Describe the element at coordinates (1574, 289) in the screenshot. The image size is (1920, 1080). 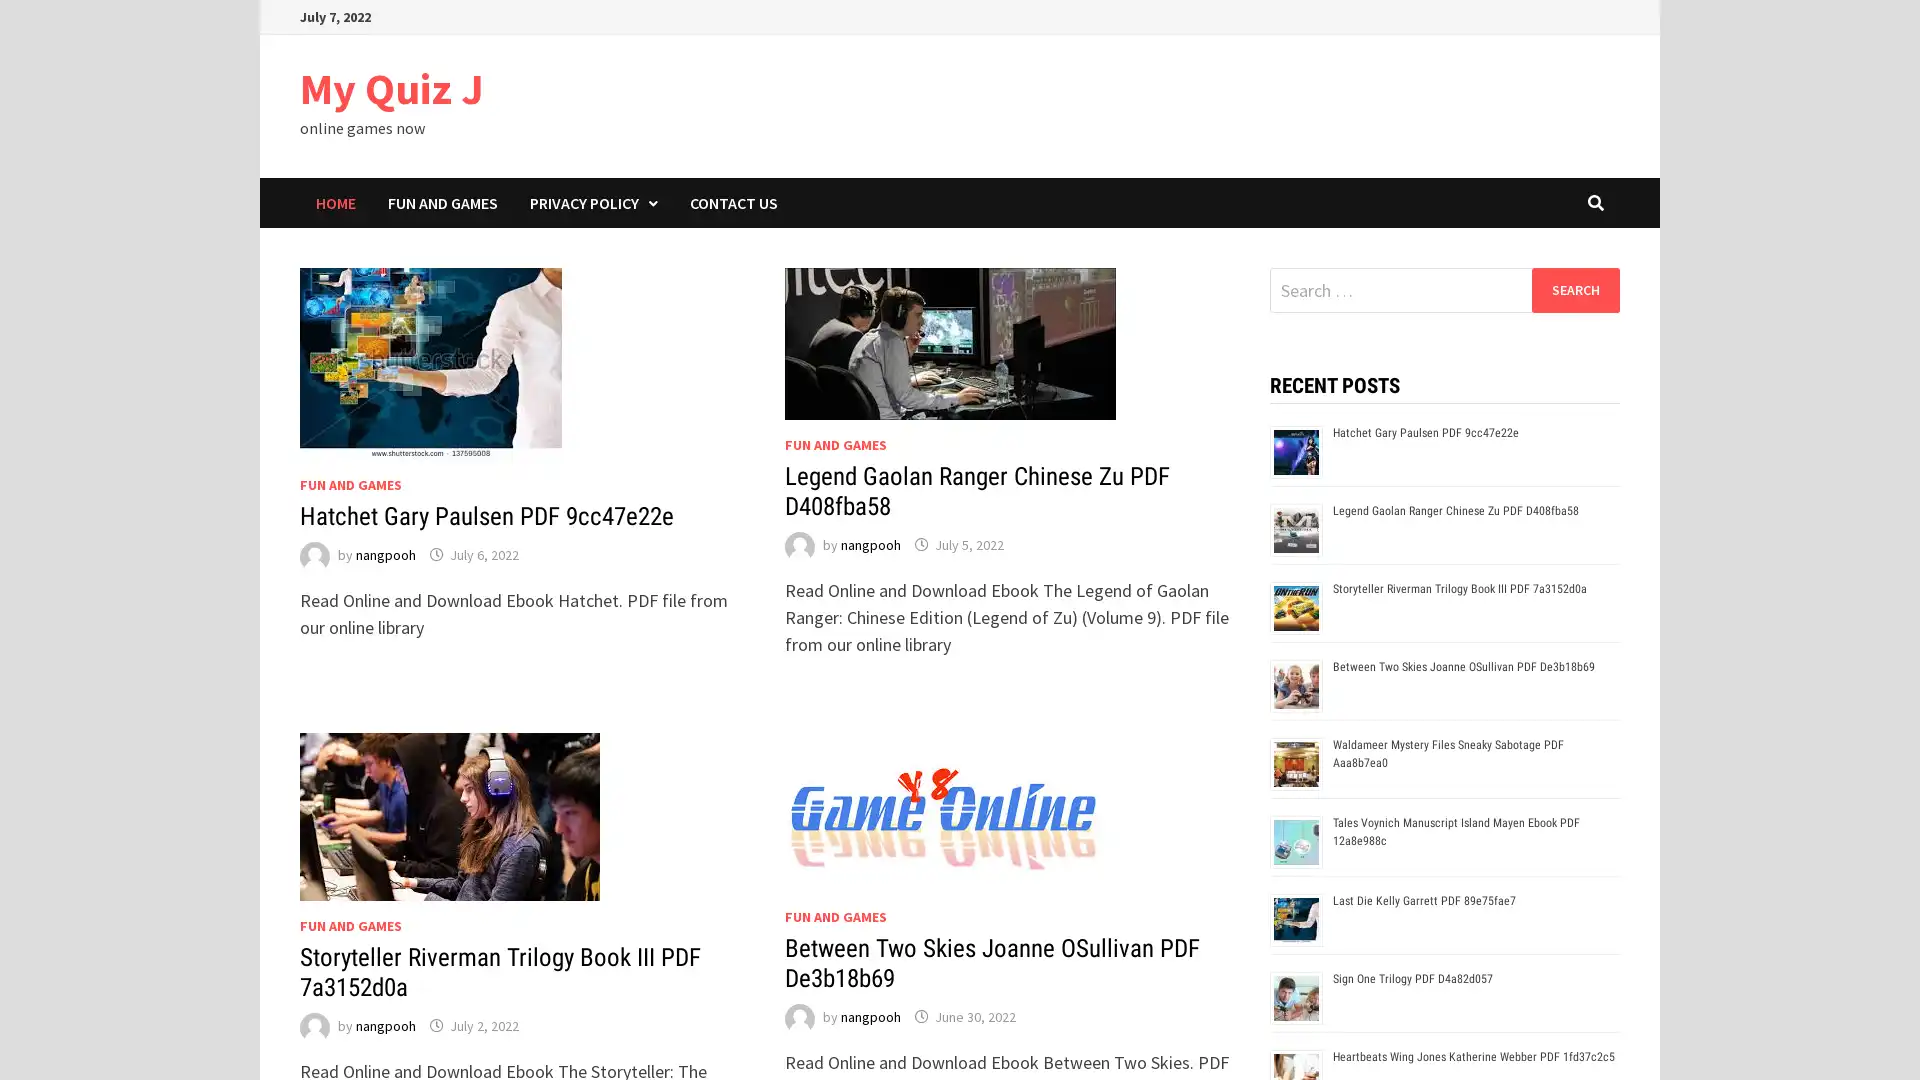
I see `Search` at that location.